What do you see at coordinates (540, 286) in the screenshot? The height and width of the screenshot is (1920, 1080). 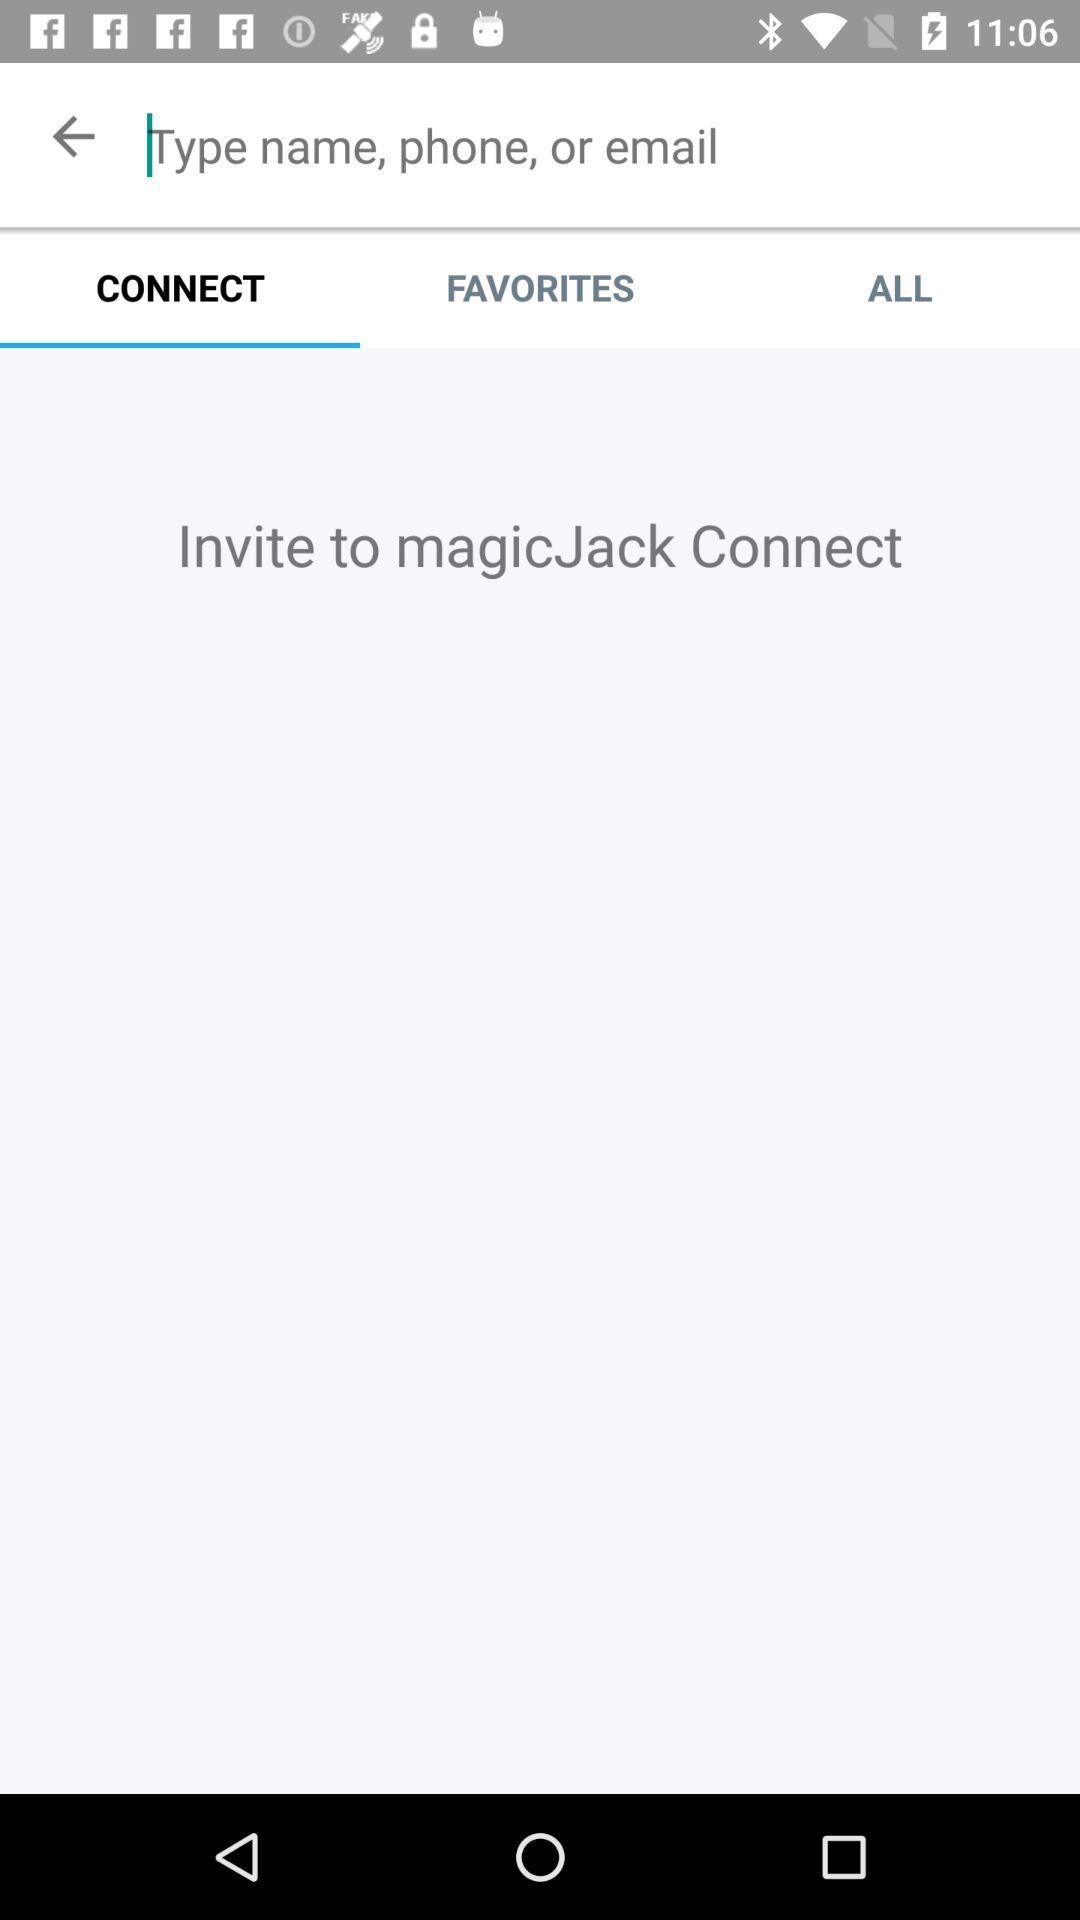 I see `item next to connect` at bounding box center [540, 286].